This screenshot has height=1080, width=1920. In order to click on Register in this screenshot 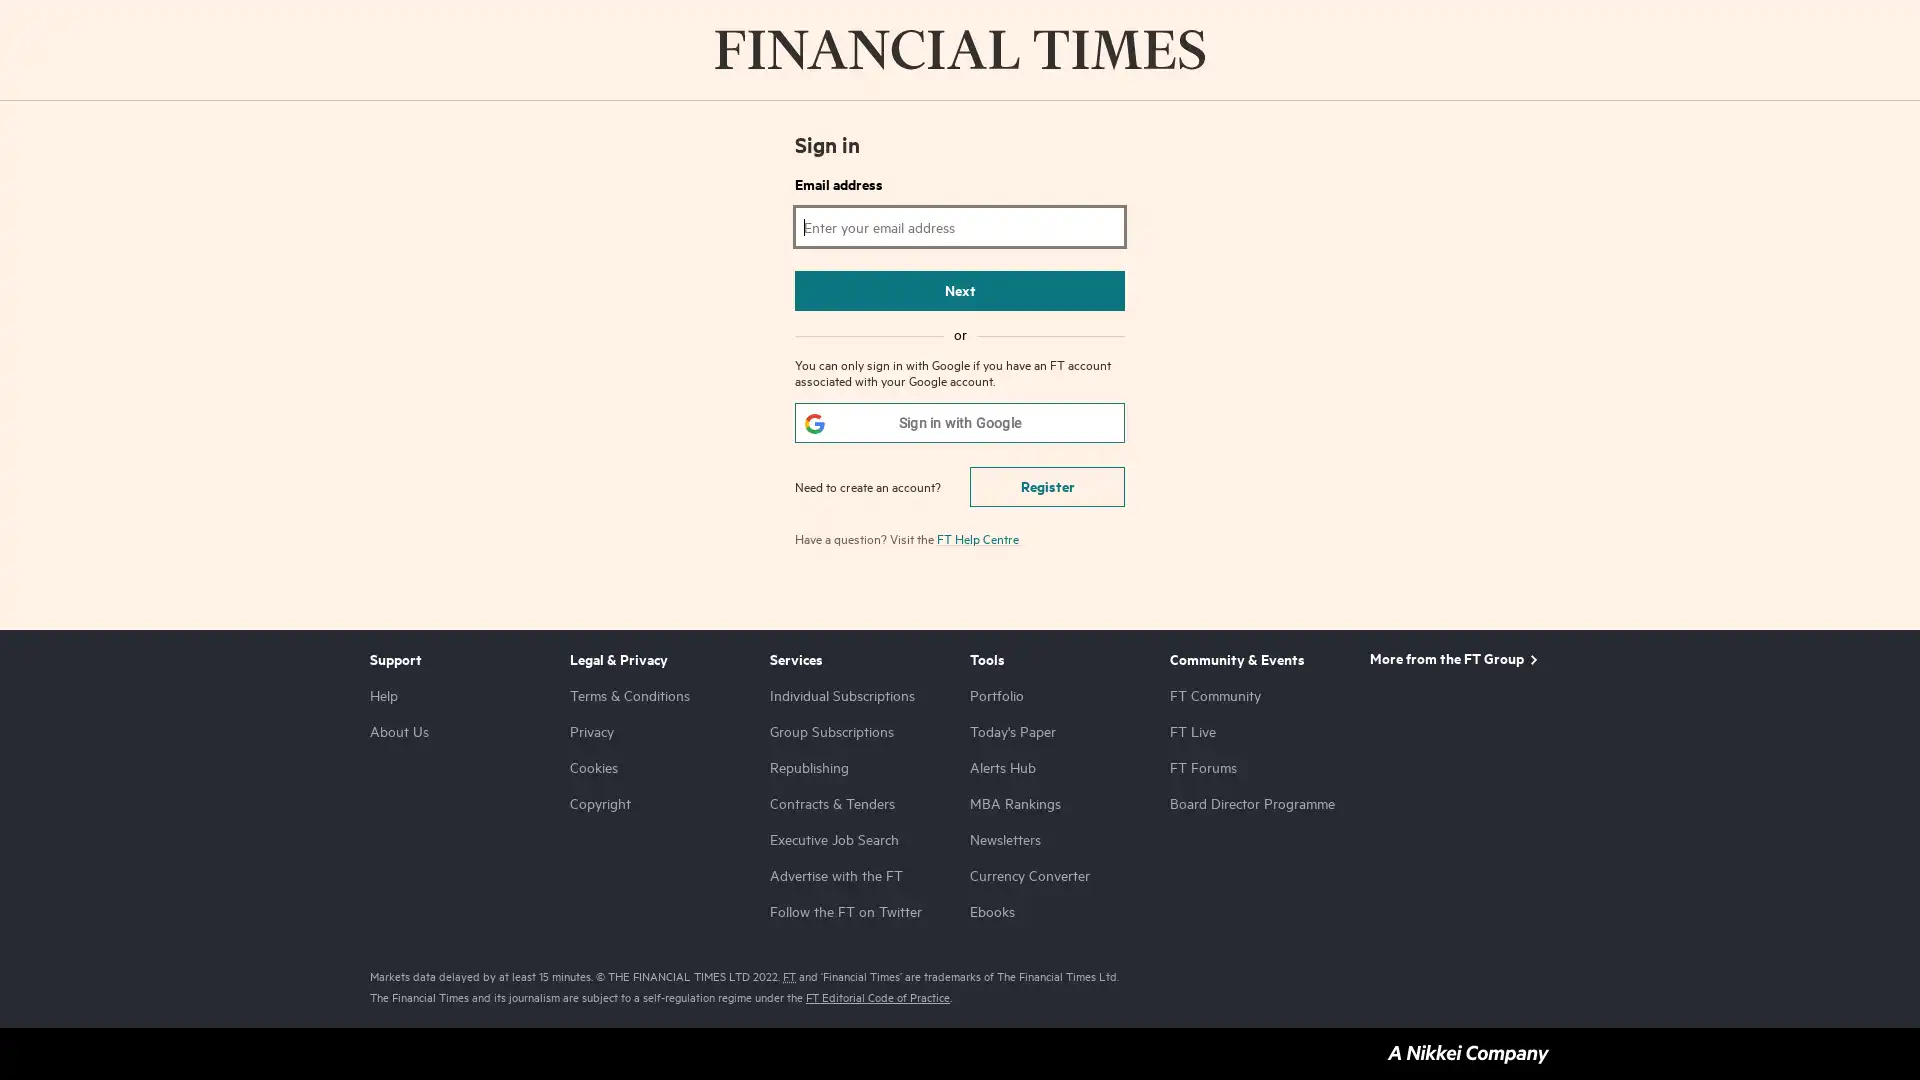, I will do `click(1046, 486)`.